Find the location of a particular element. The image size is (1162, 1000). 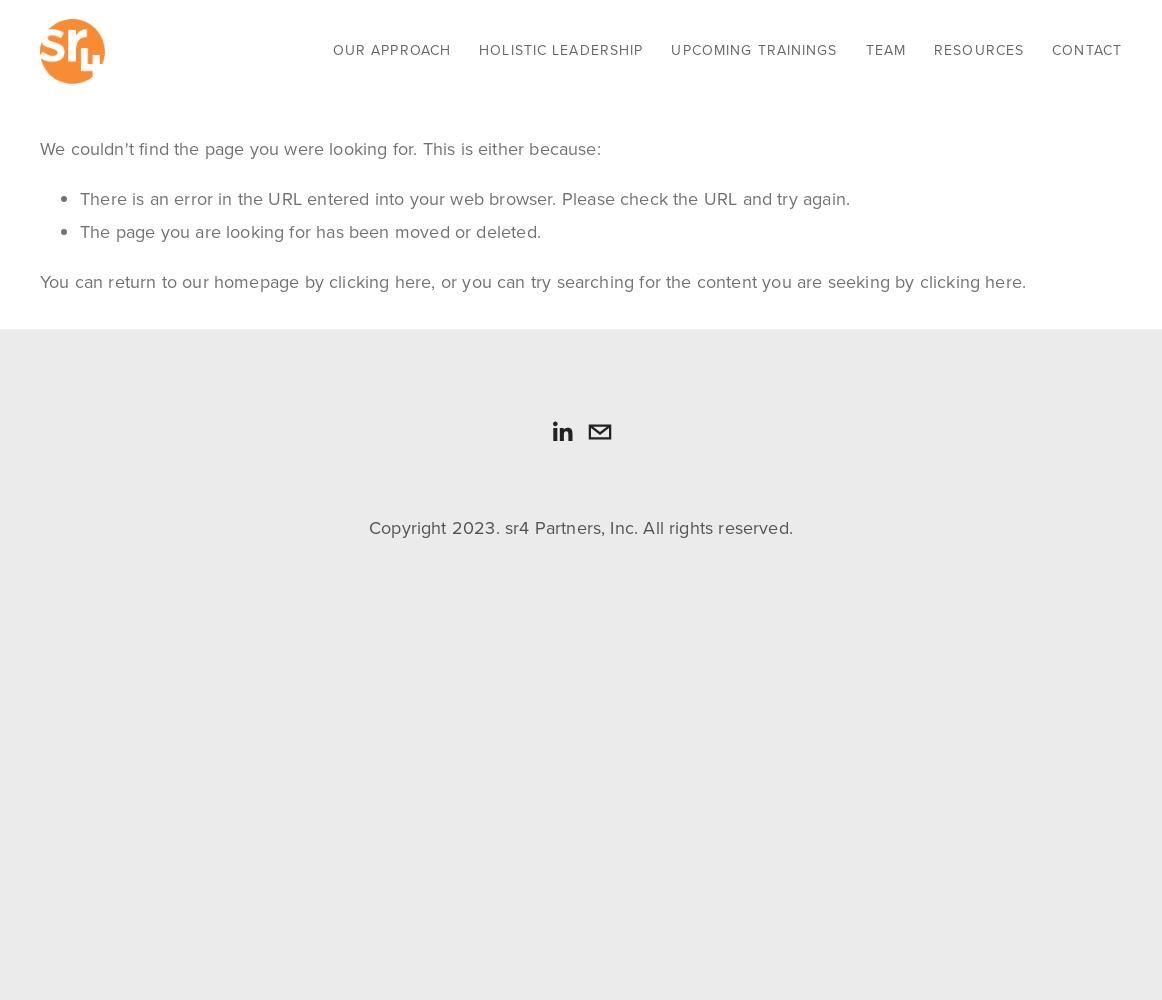

'Team' is located at coordinates (884, 49).